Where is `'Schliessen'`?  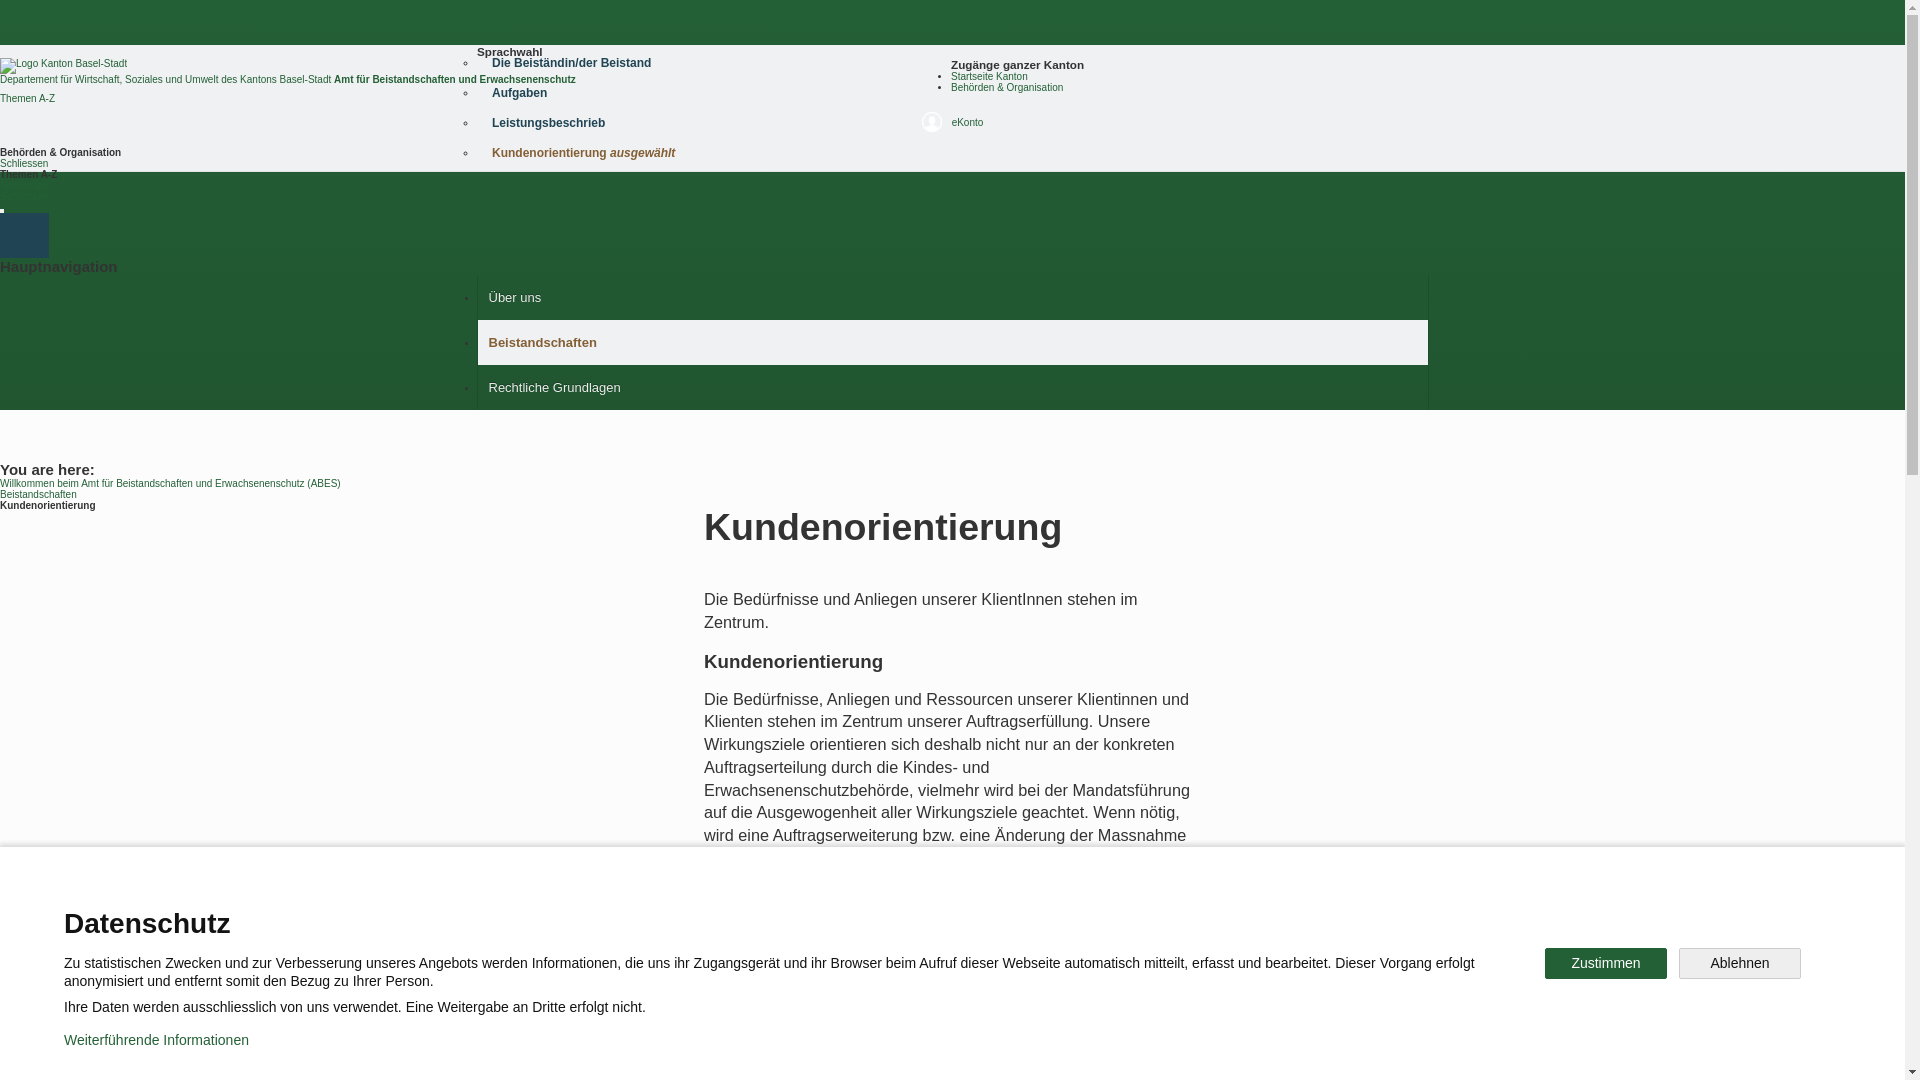 'Schliessen' is located at coordinates (0, 185).